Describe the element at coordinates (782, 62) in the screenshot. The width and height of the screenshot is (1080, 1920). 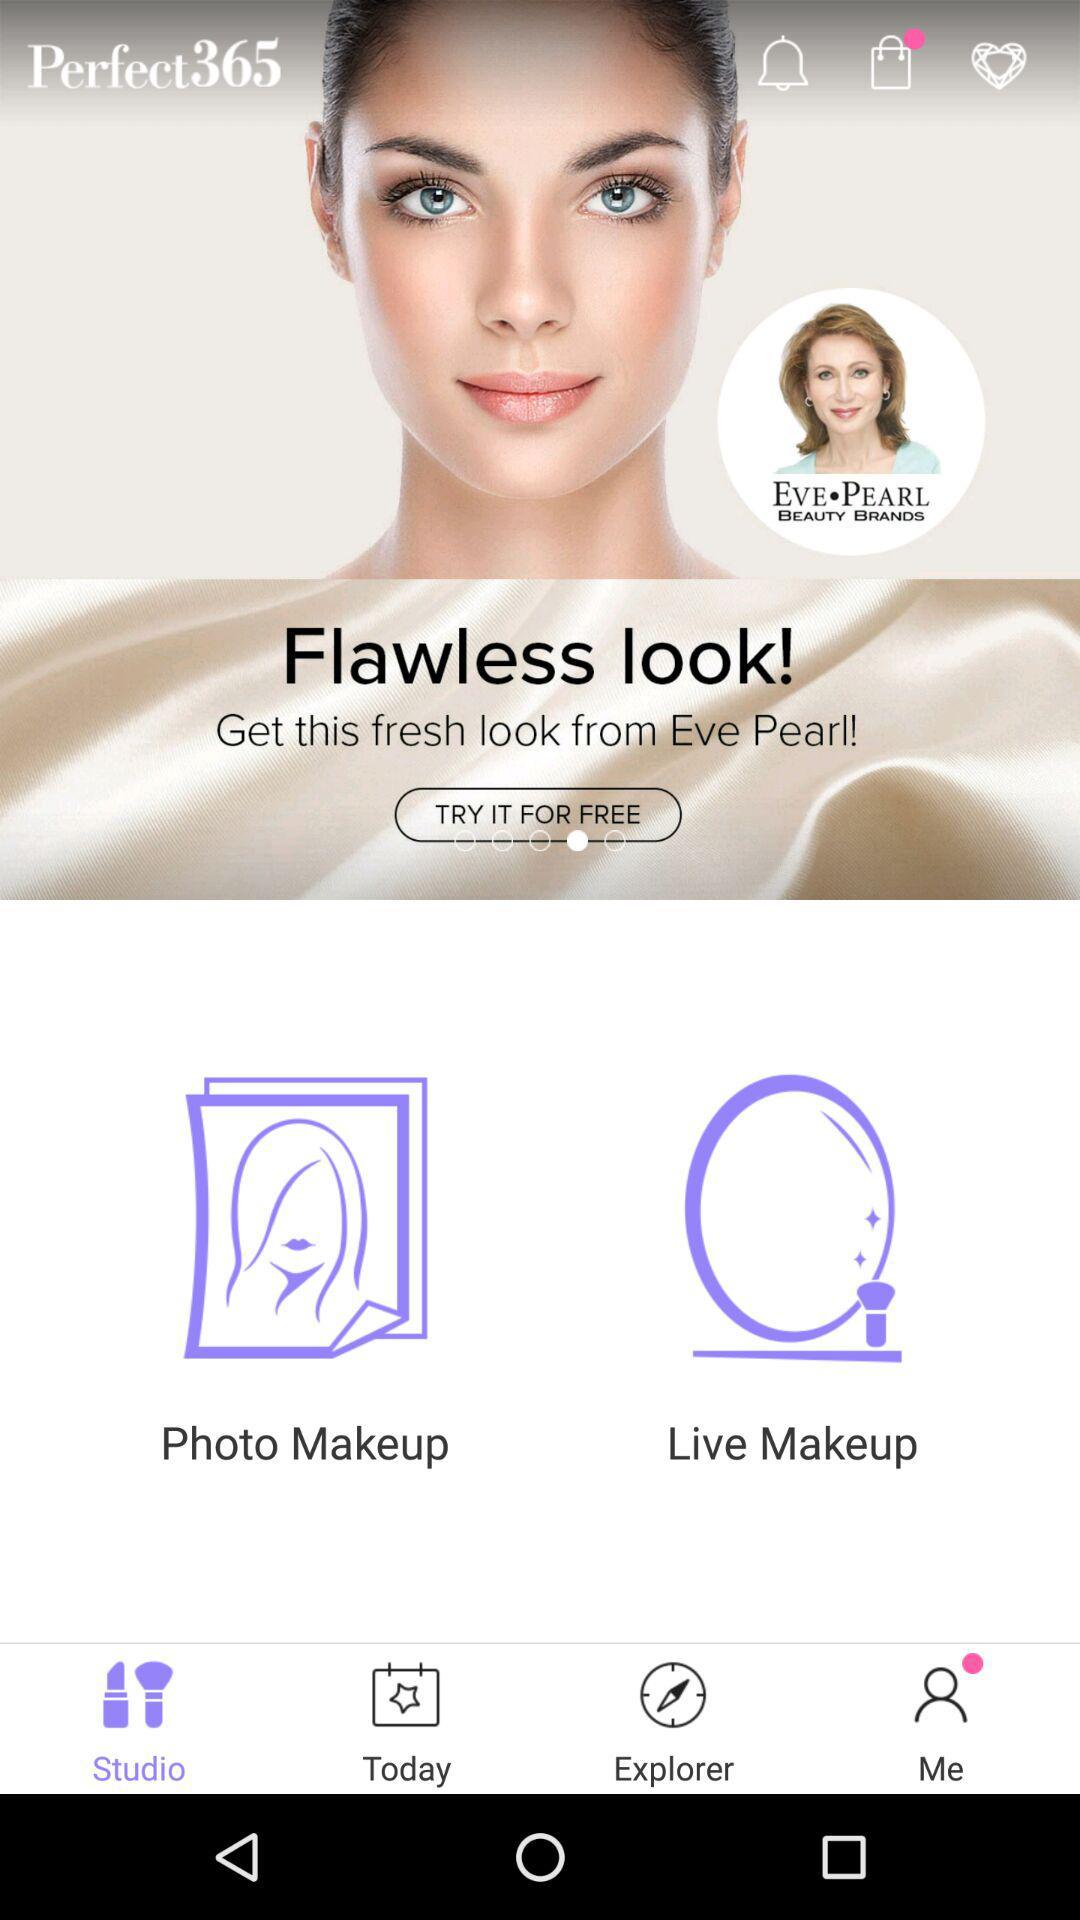
I see `bell icon` at that location.